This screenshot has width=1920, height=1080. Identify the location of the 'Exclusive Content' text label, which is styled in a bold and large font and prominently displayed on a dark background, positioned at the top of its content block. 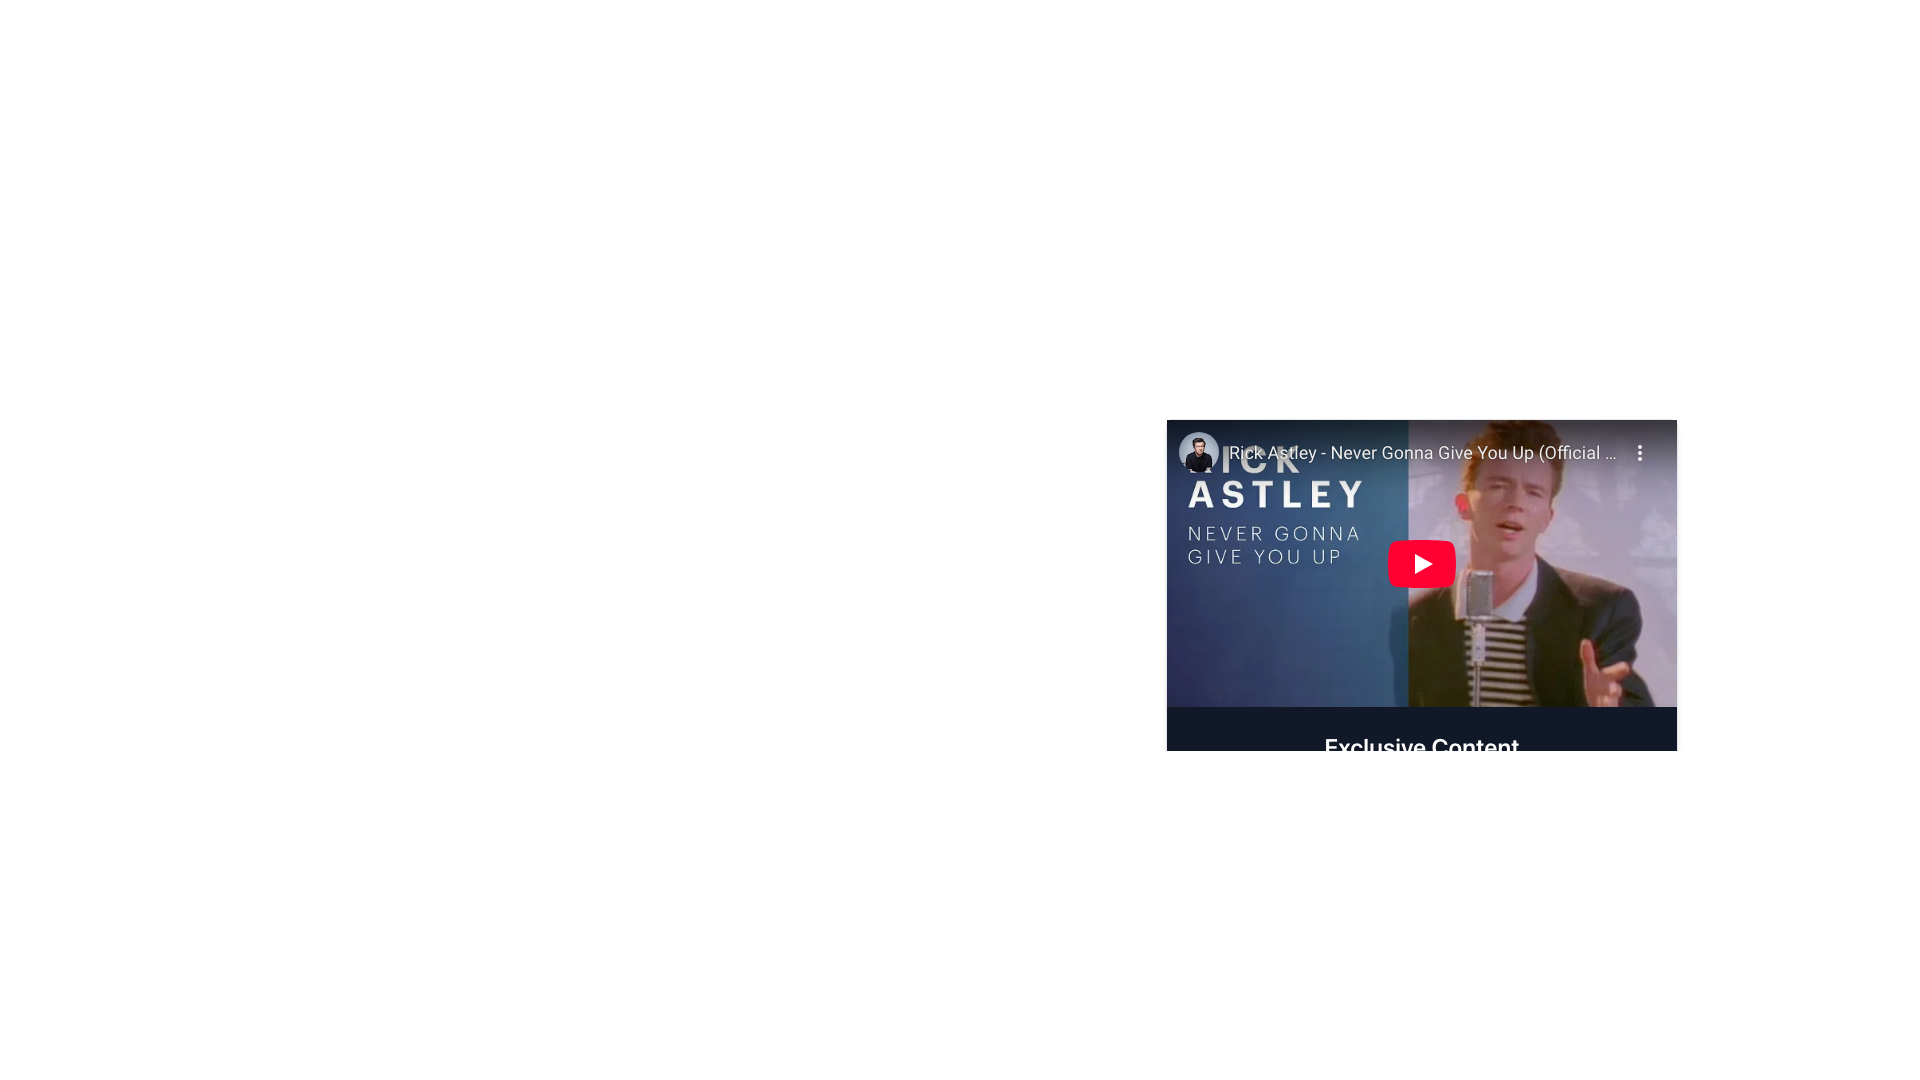
(1420, 745).